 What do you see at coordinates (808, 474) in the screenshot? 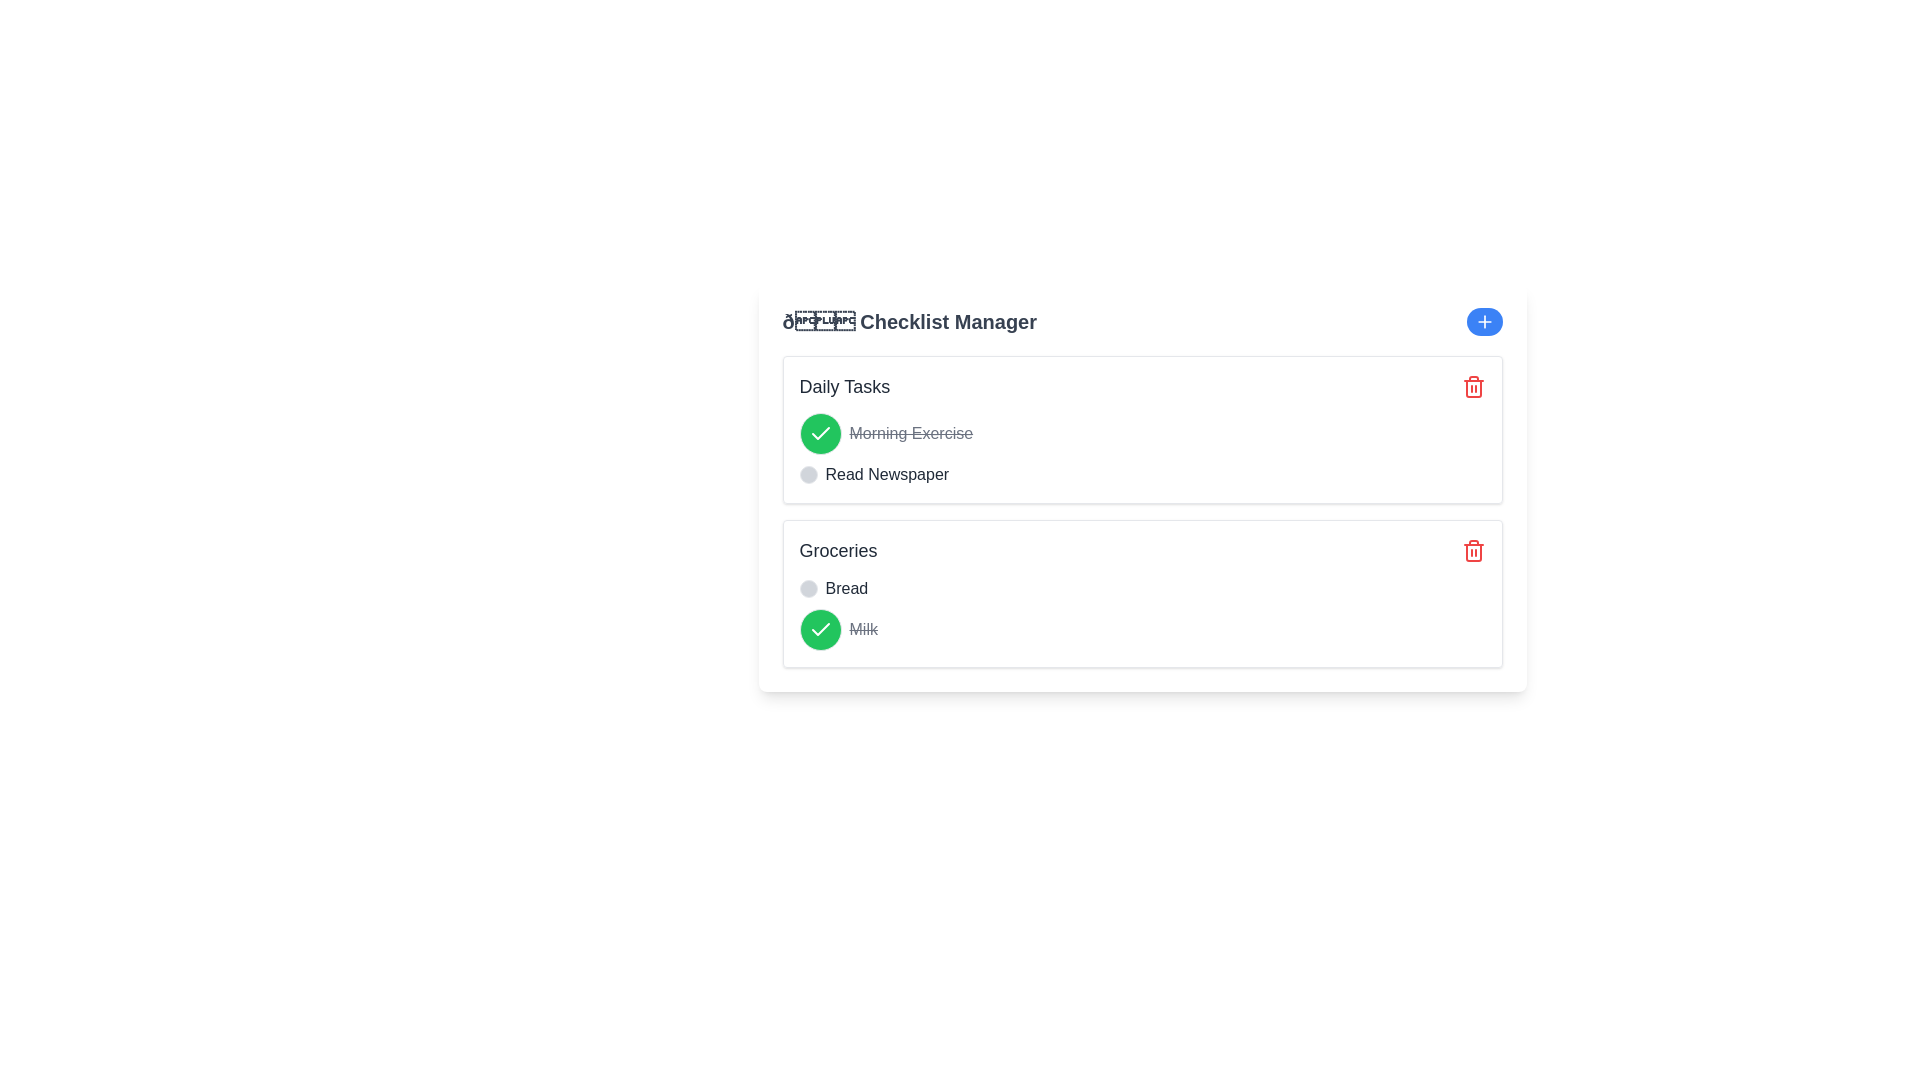
I see `the circular button located to the left of the 'Read Newspaper' label in the 'Daily Tasks' section` at bounding box center [808, 474].